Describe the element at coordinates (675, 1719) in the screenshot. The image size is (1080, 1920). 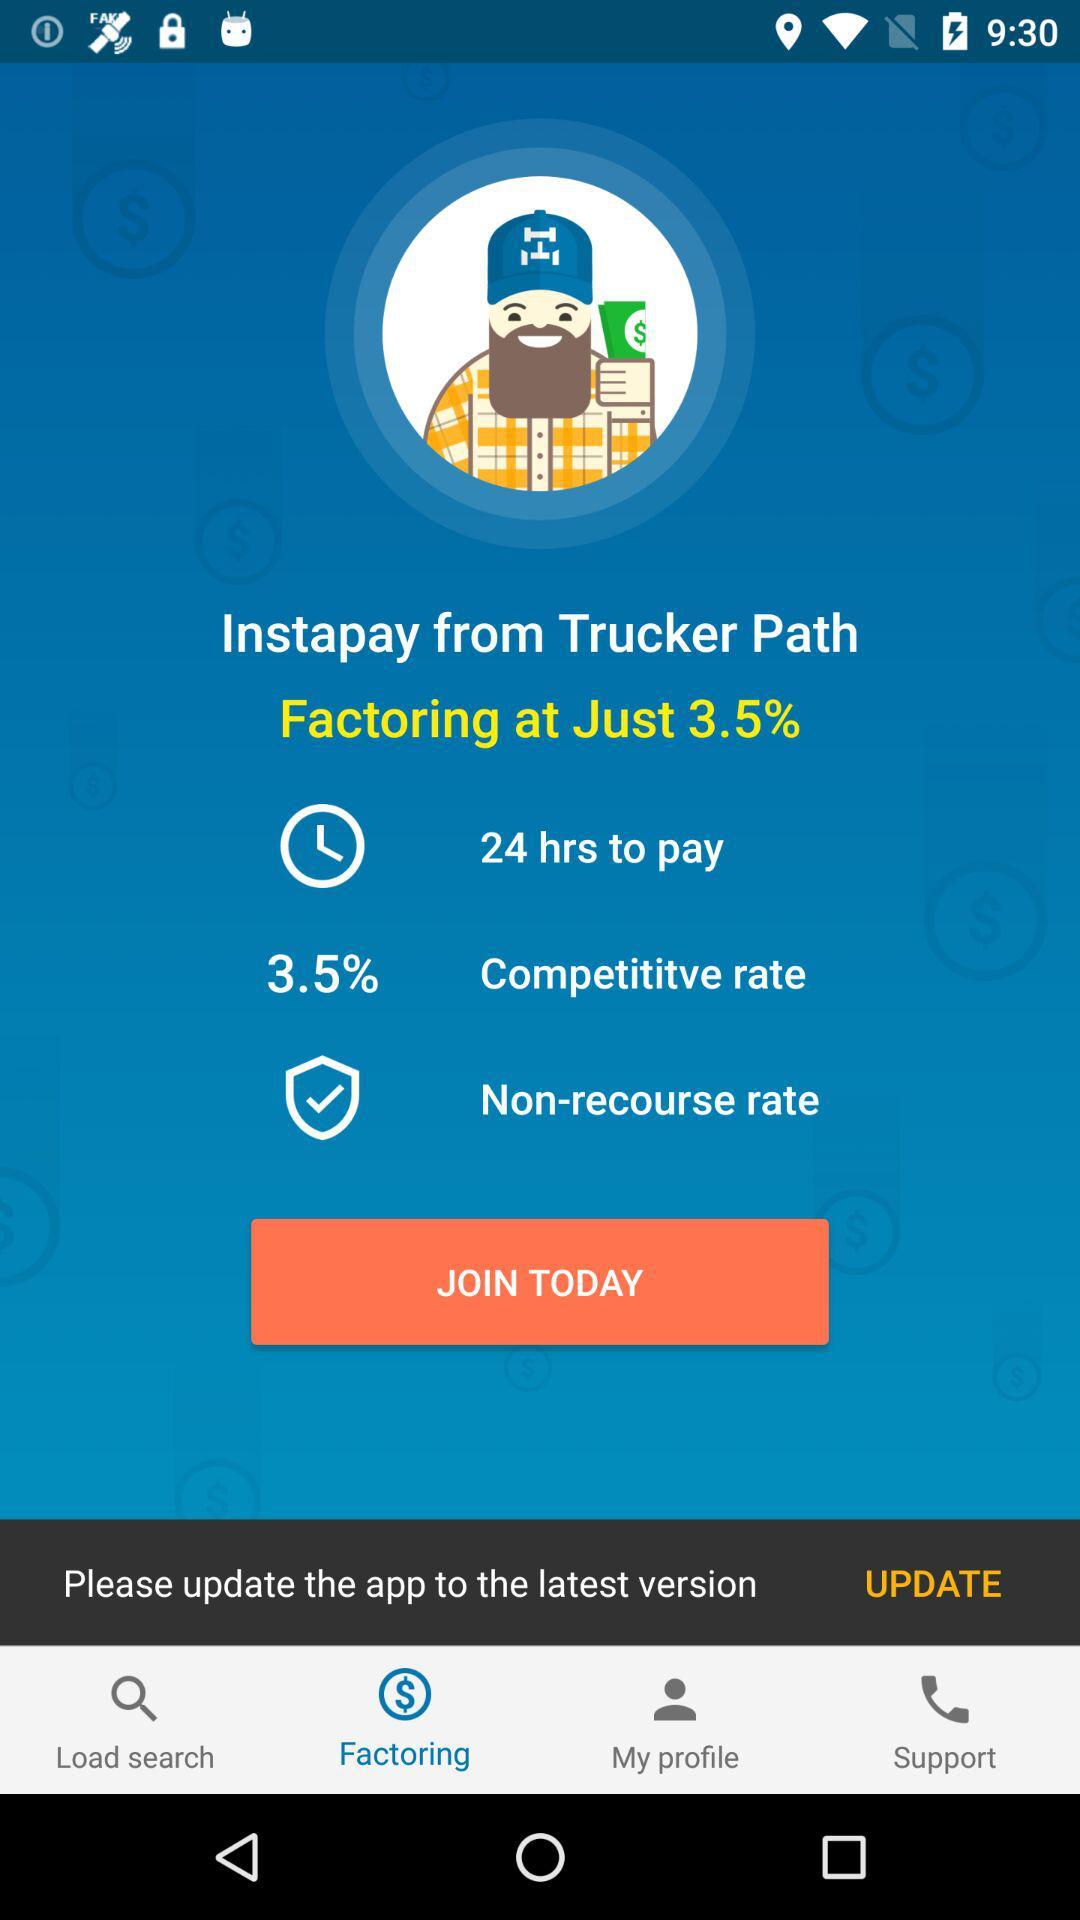
I see `item next to support` at that location.